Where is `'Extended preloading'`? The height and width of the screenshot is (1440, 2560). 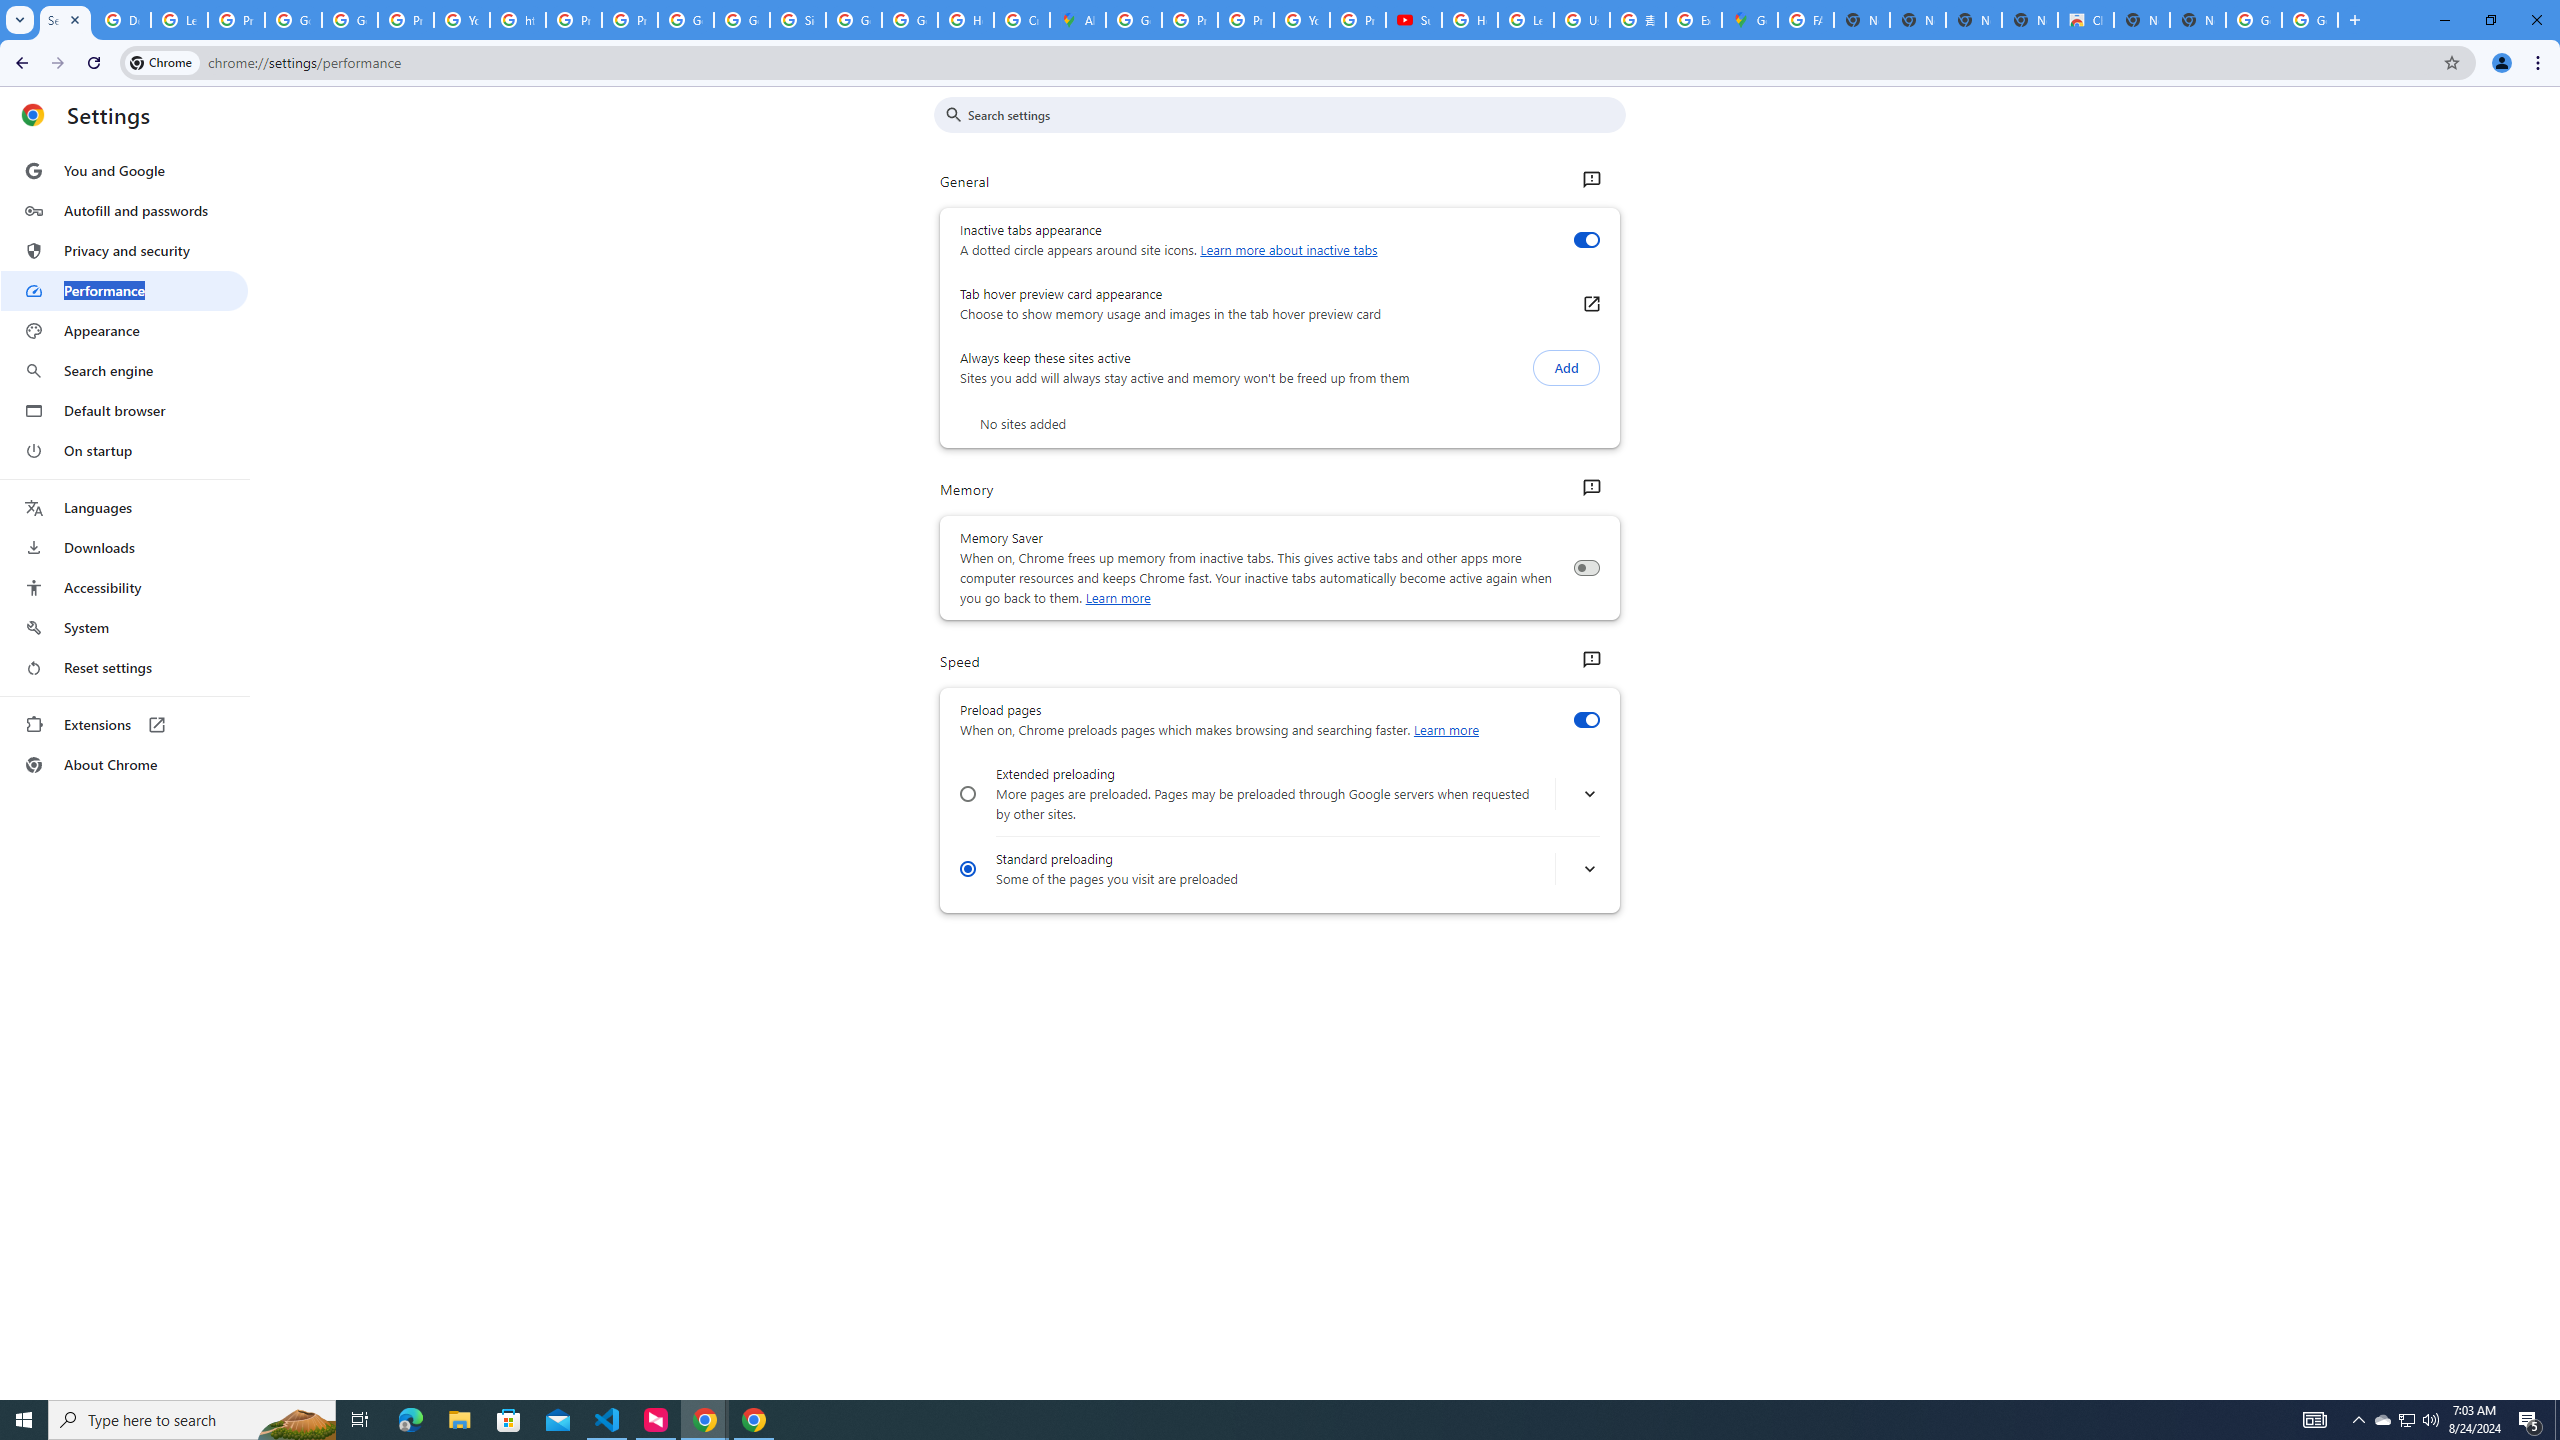
'Extended preloading' is located at coordinates (966, 793).